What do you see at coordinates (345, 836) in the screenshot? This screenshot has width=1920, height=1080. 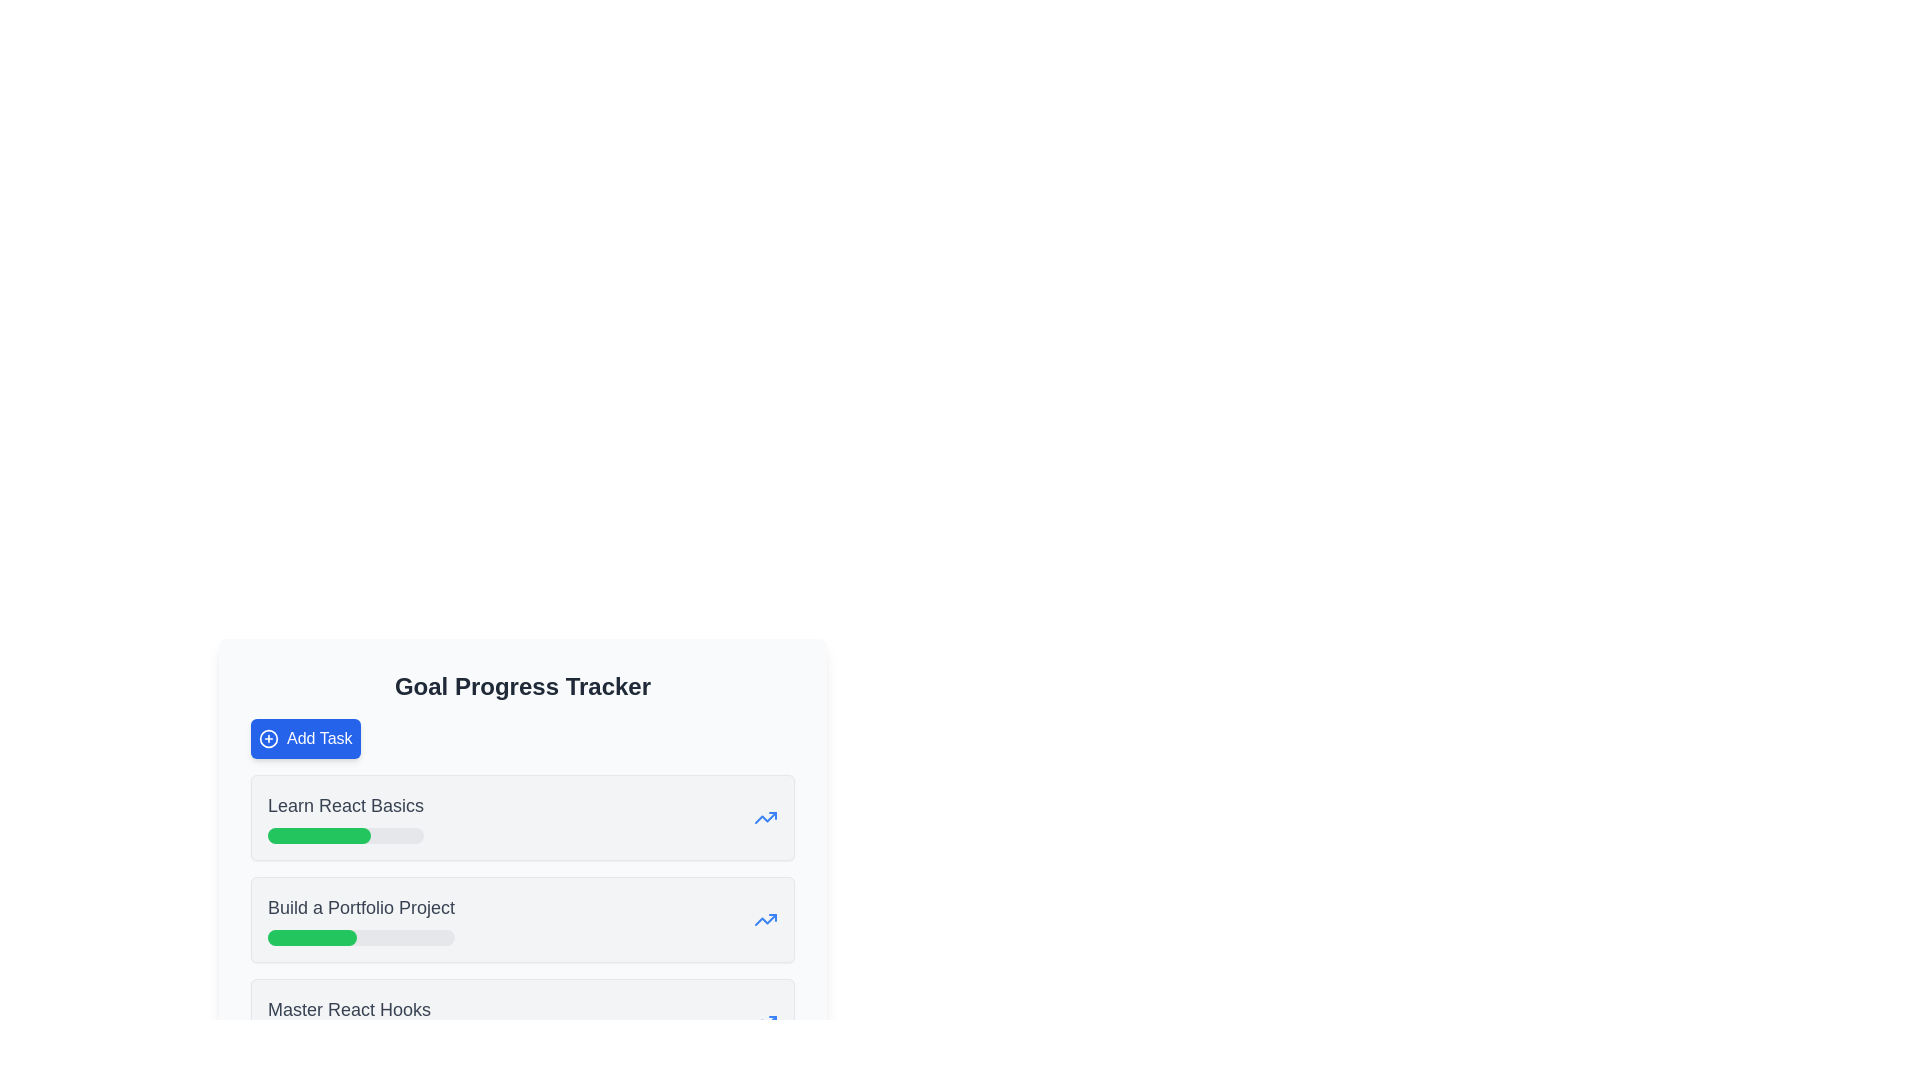 I see `the progress bar indicating the completion of 'Learn React Basics', which is the first item in the 'Goal Progress Tracker' section` at bounding box center [345, 836].